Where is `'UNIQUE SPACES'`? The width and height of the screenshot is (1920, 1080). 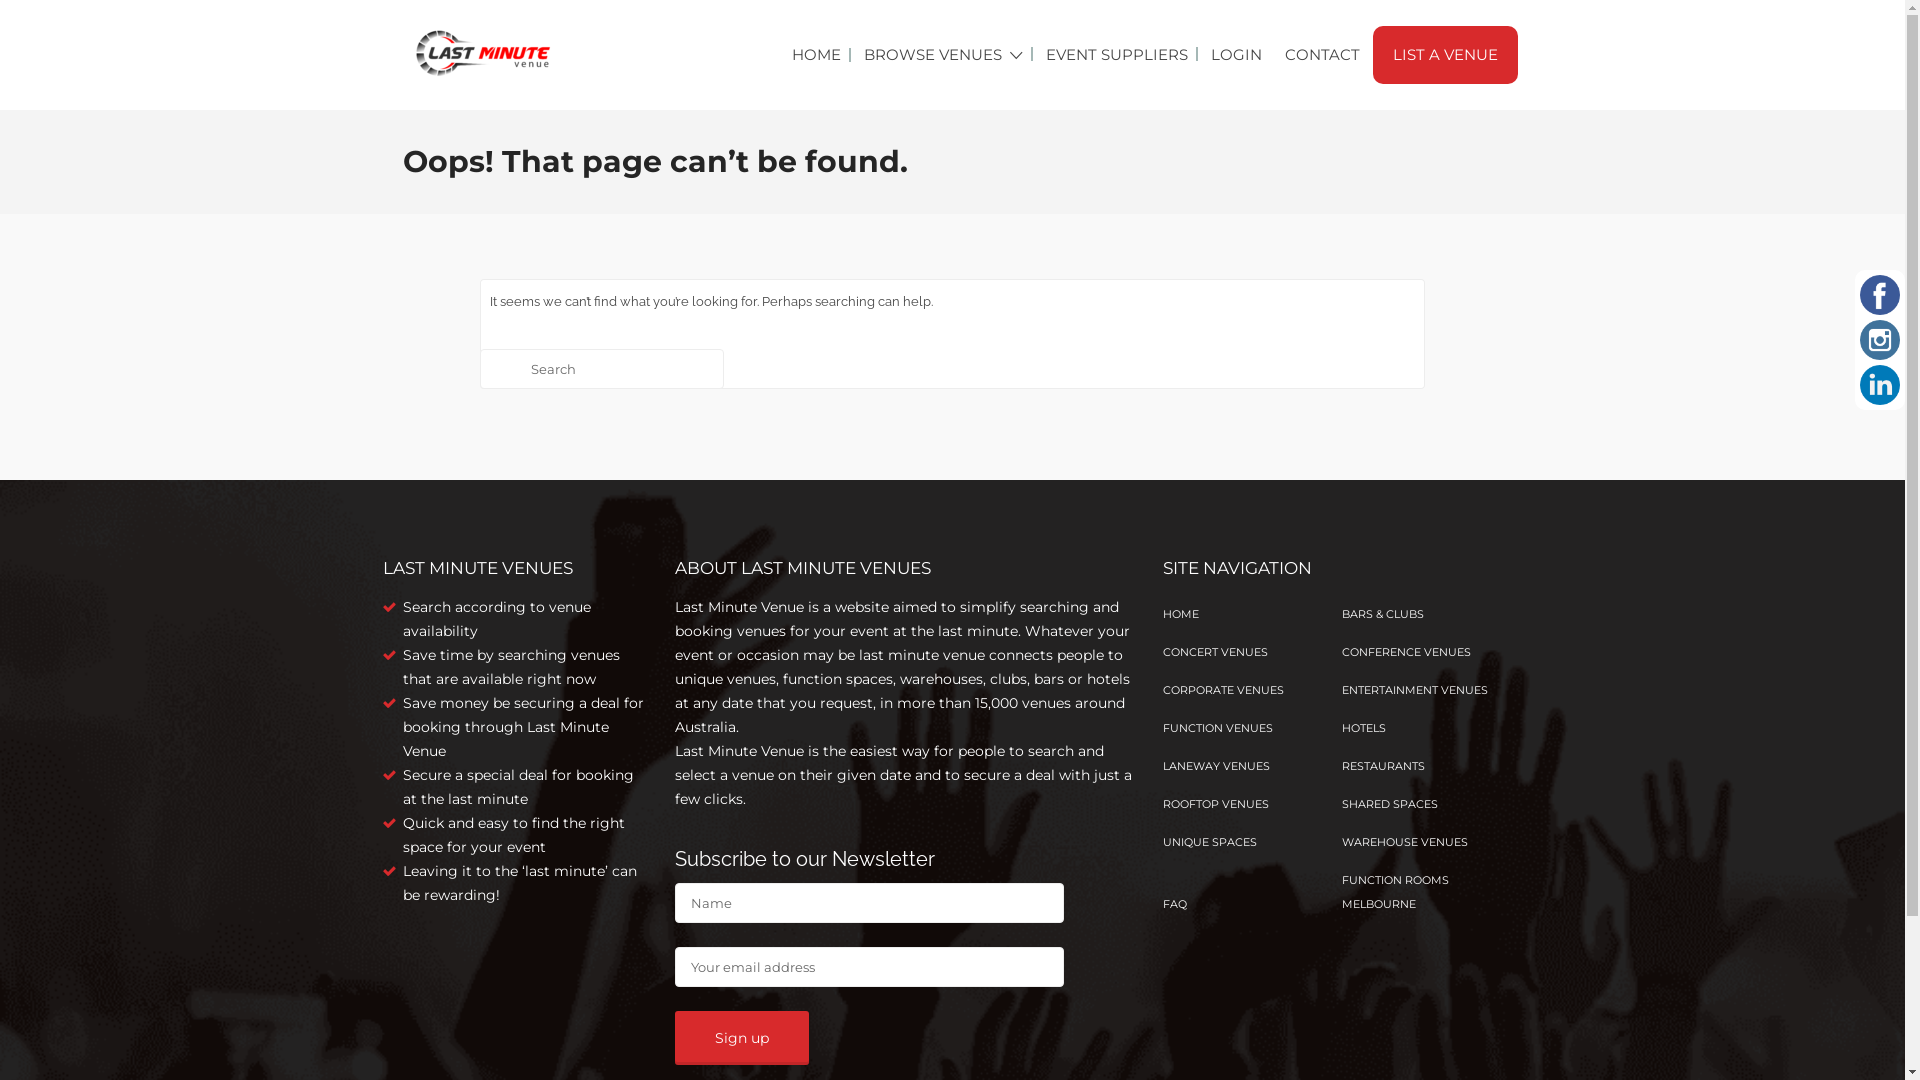
'UNIQUE SPACES' is located at coordinates (1208, 841).